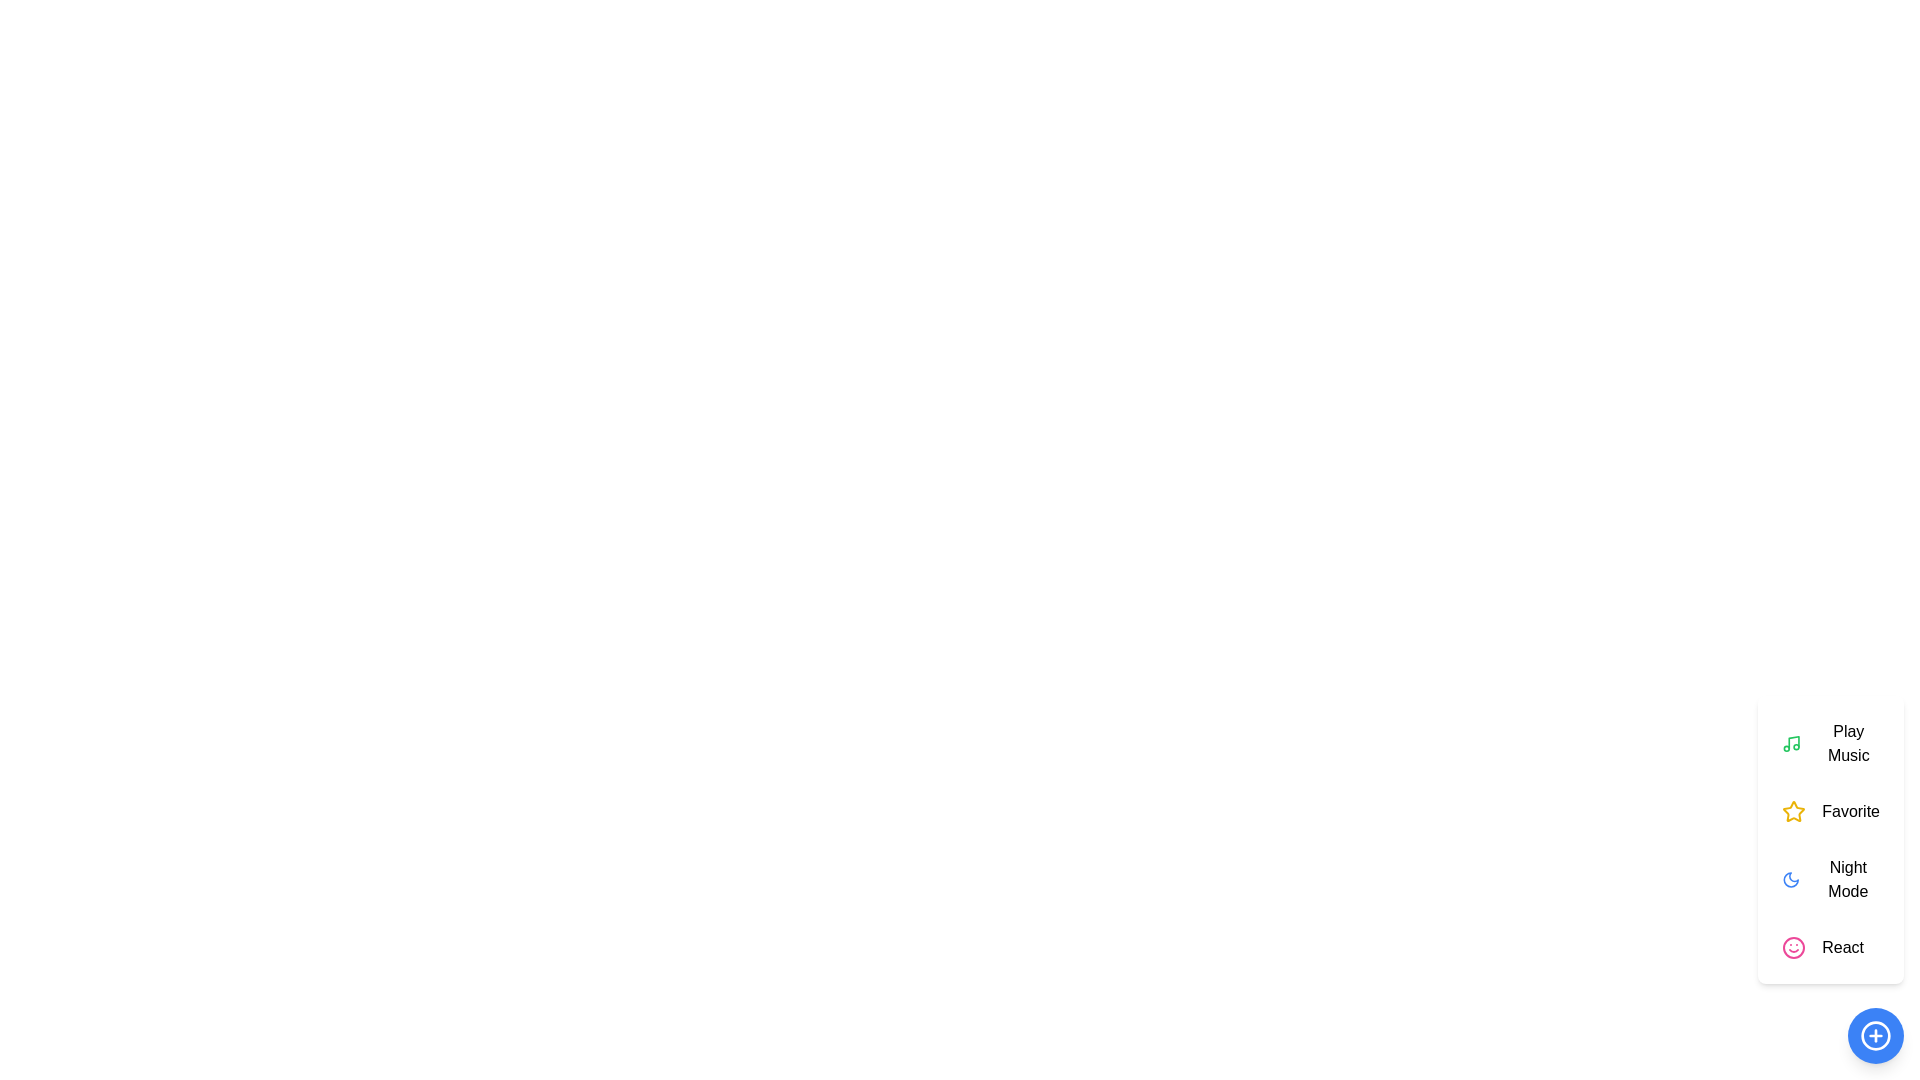 Image resolution: width=1920 pixels, height=1080 pixels. I want to click on the 'React' button to select the 'React' action, so click(1823, 947).